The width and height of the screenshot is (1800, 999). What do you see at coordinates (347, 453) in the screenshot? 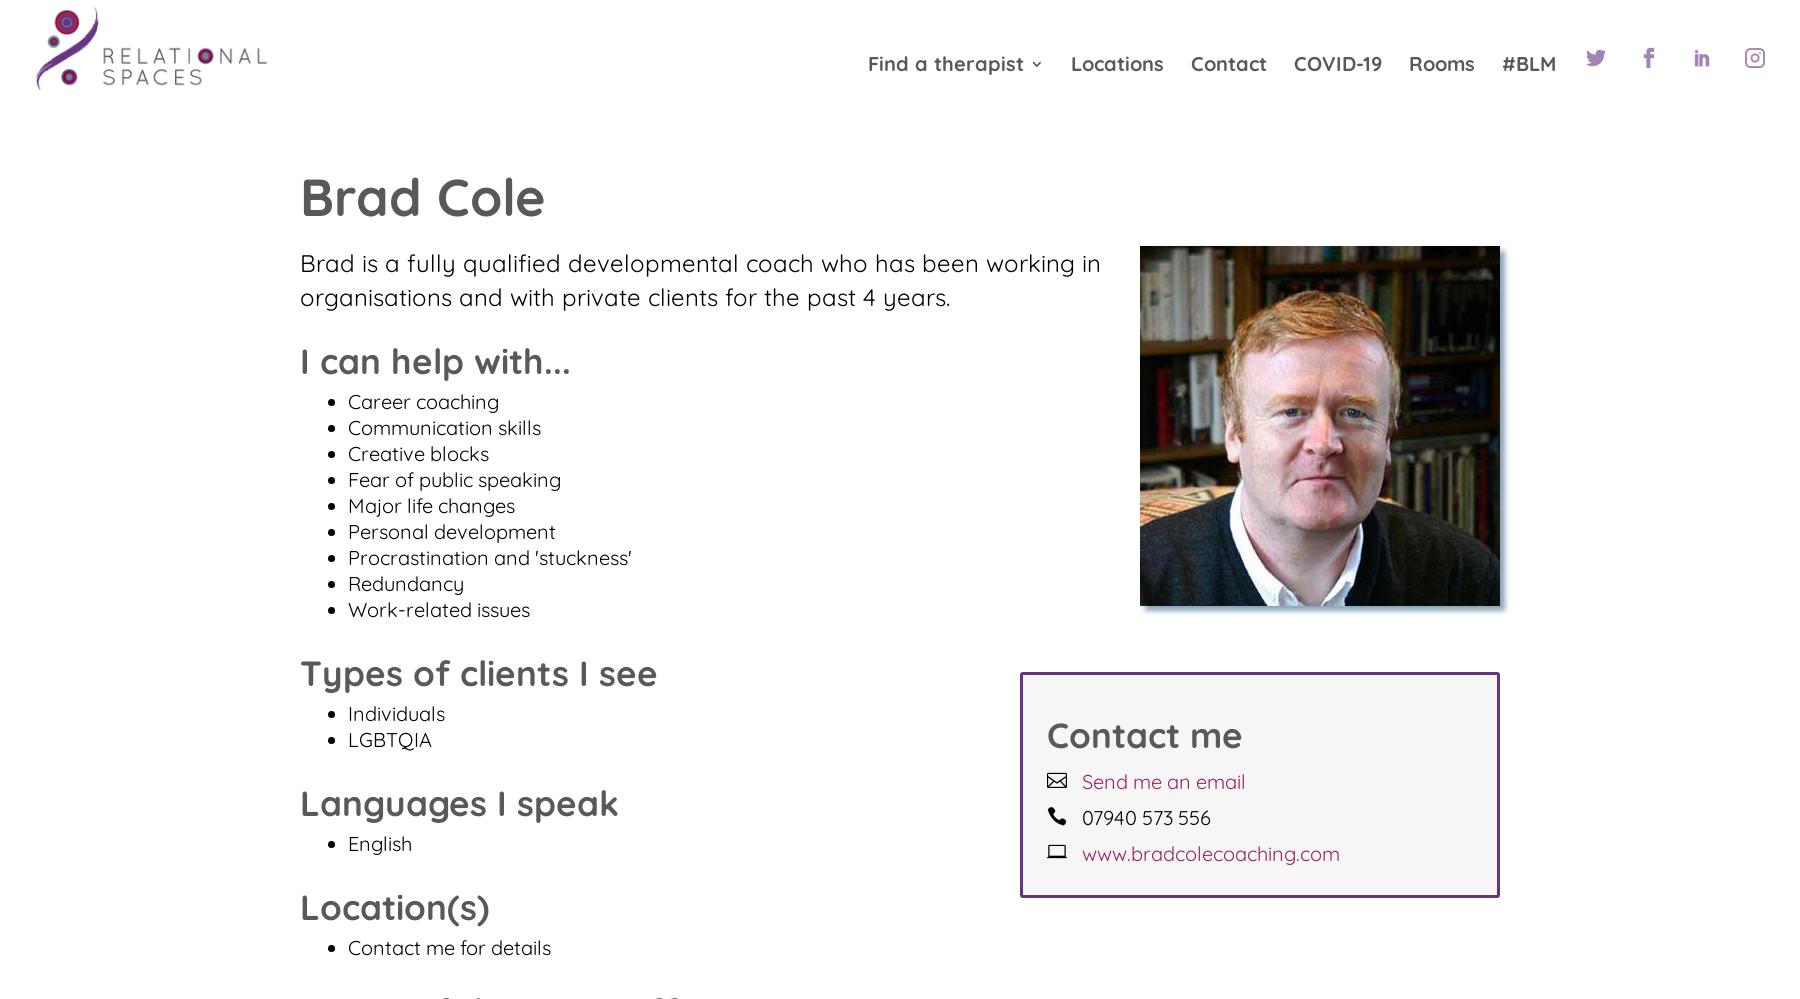
I see `'Creative blocks'` at bounding box center [347, 453].